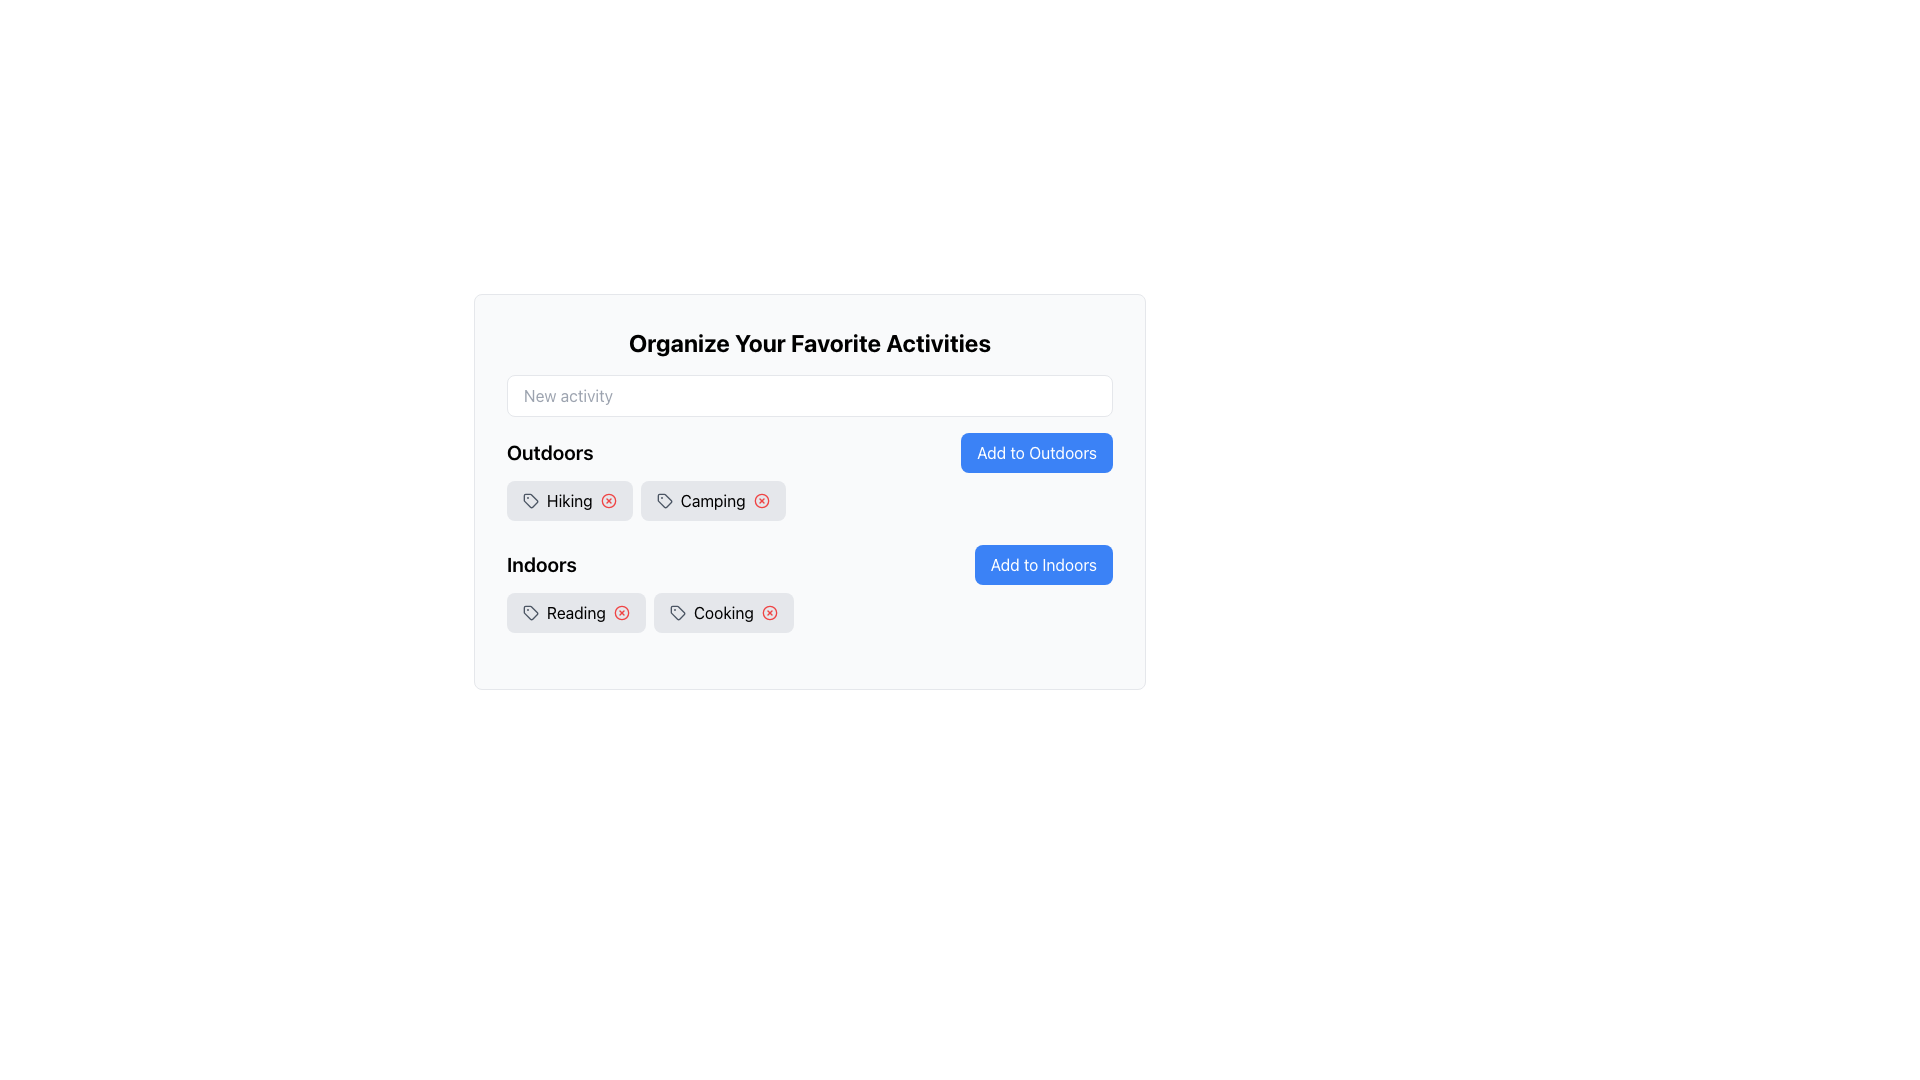 This screenshot has height=1080, width=1920. Describe the element at coordinates (664, 500) in the screenshot. I see `the decorative icon associated with the text 'Camping' located to the left of the text within the 'Outdoors' section` at that location.